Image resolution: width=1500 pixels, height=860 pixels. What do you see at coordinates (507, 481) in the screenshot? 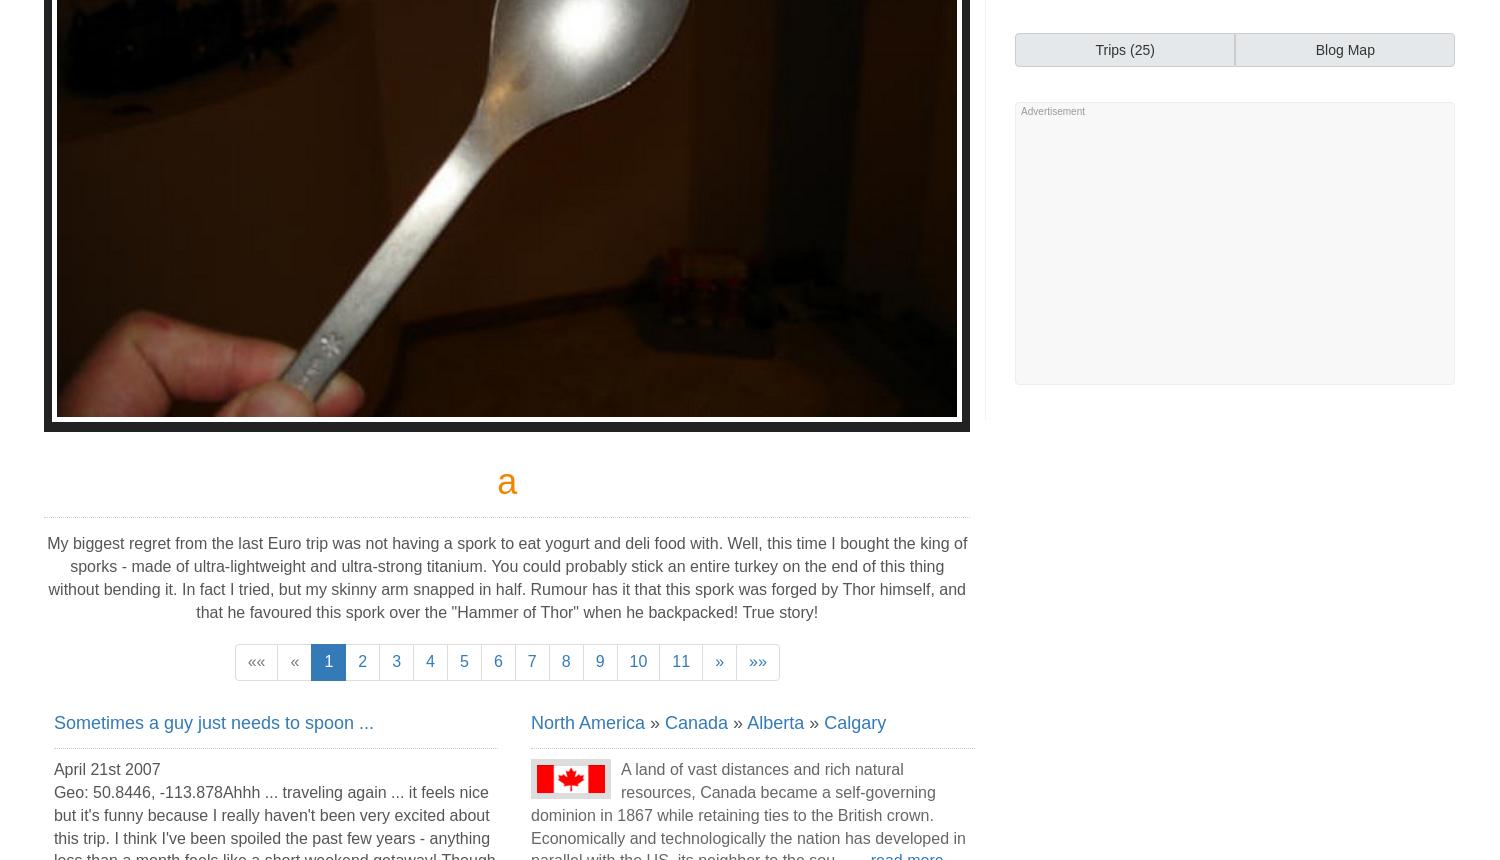
I see `'a'` at bounding box center [507, 481].